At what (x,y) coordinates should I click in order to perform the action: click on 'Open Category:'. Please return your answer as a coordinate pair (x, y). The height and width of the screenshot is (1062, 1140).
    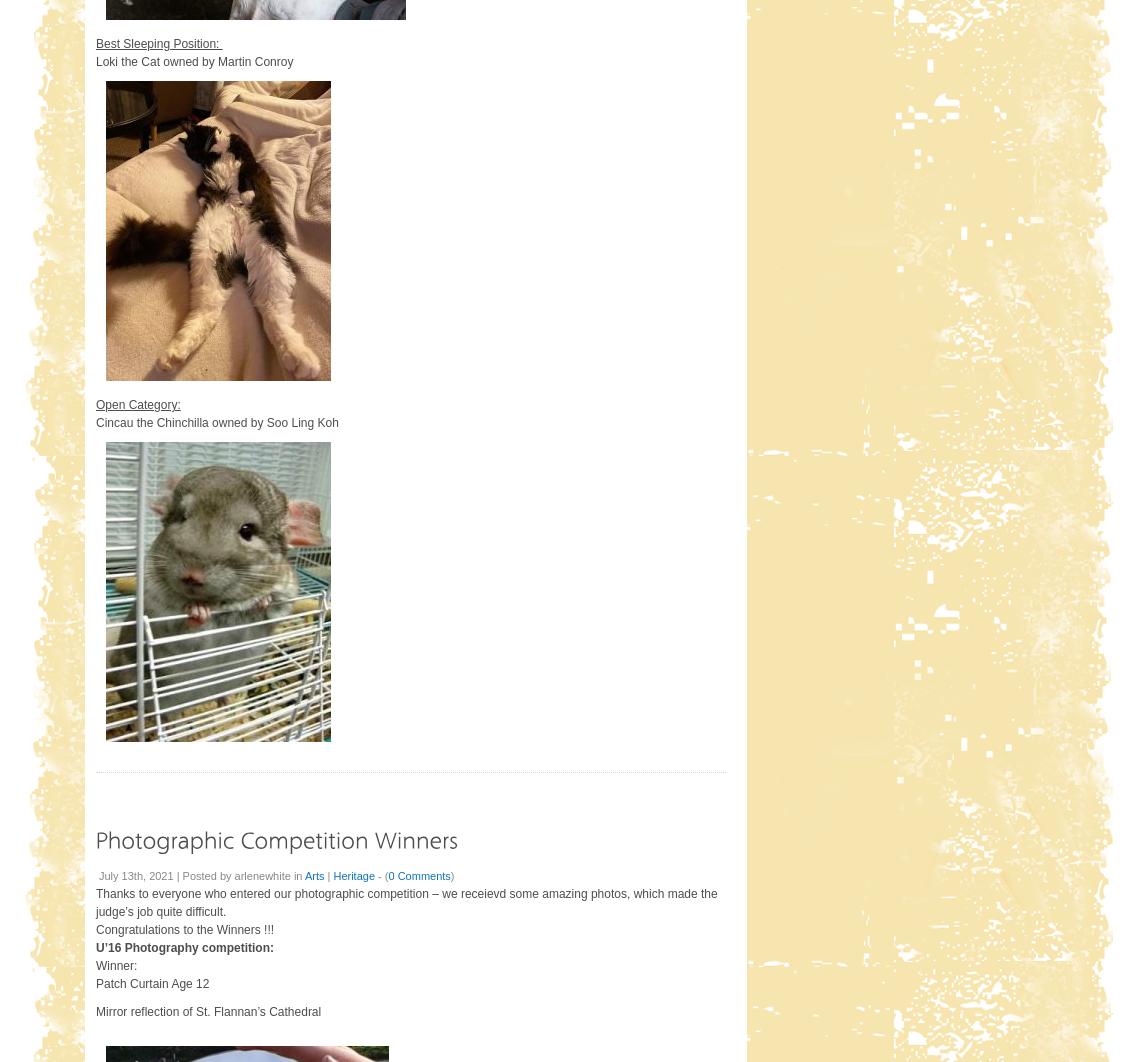
    Looking at the image, I should click on (137, 402).